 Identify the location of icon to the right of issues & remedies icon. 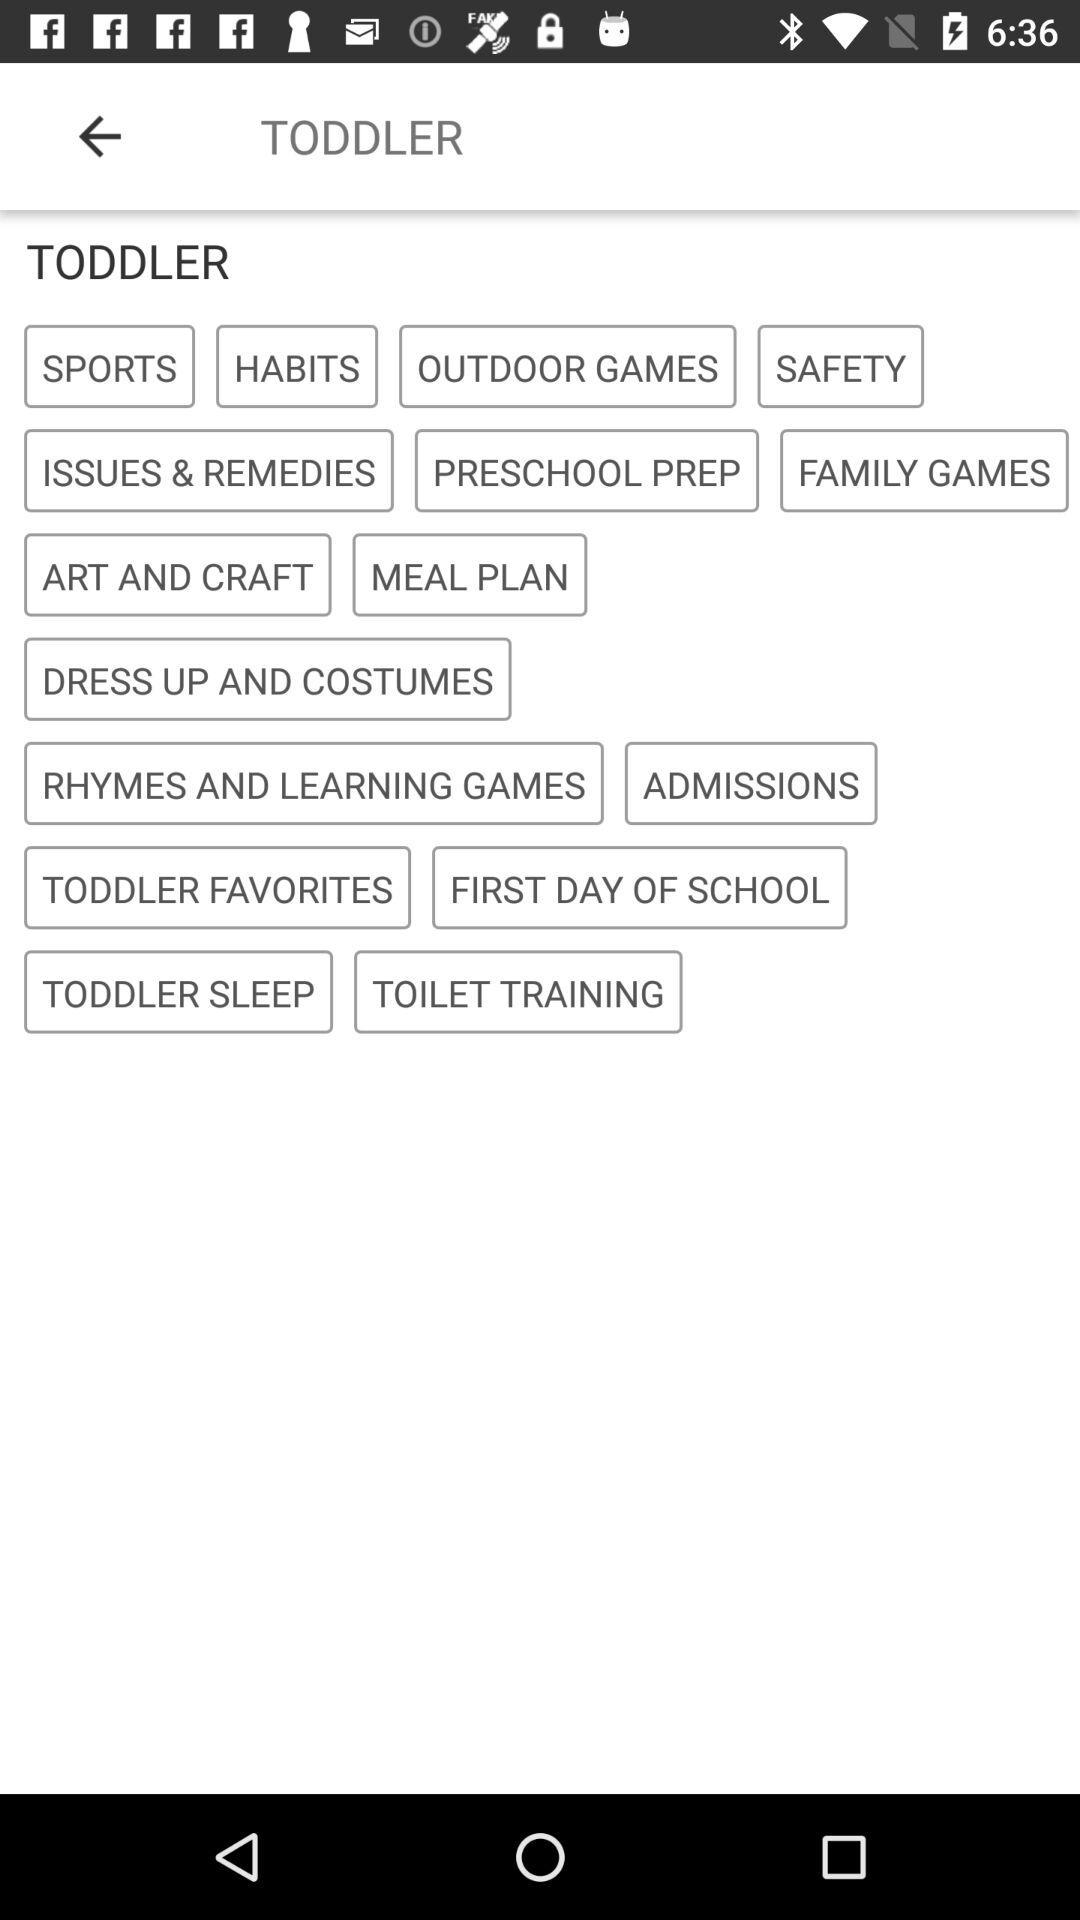
(585, 470).